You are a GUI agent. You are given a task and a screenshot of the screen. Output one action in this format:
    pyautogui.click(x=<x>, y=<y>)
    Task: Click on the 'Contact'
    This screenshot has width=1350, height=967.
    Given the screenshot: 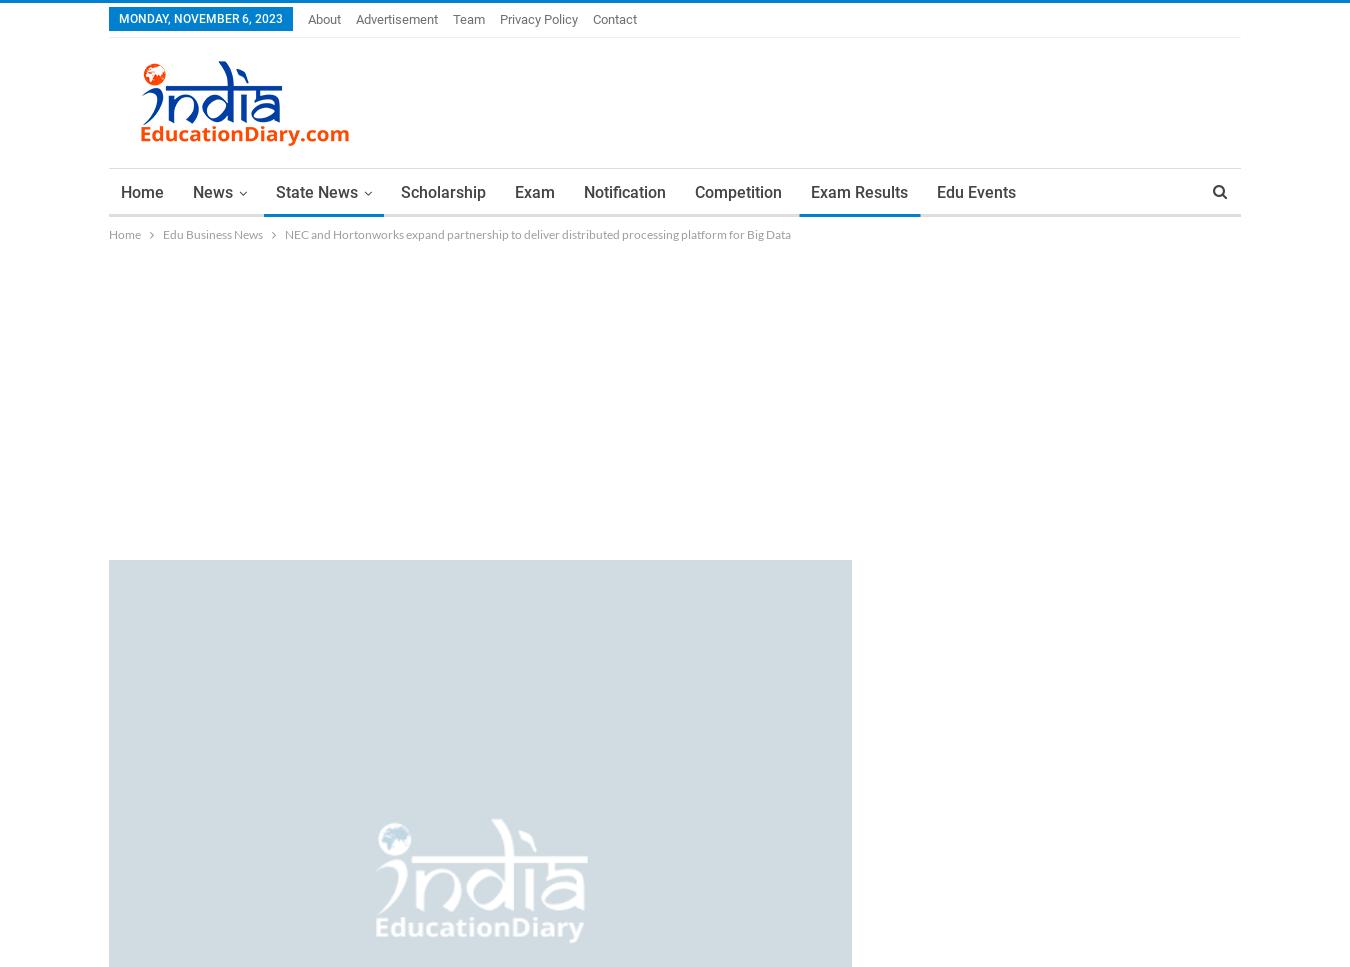 What is the action you would take?
    pyautogui.click(x=615, y=19)
    